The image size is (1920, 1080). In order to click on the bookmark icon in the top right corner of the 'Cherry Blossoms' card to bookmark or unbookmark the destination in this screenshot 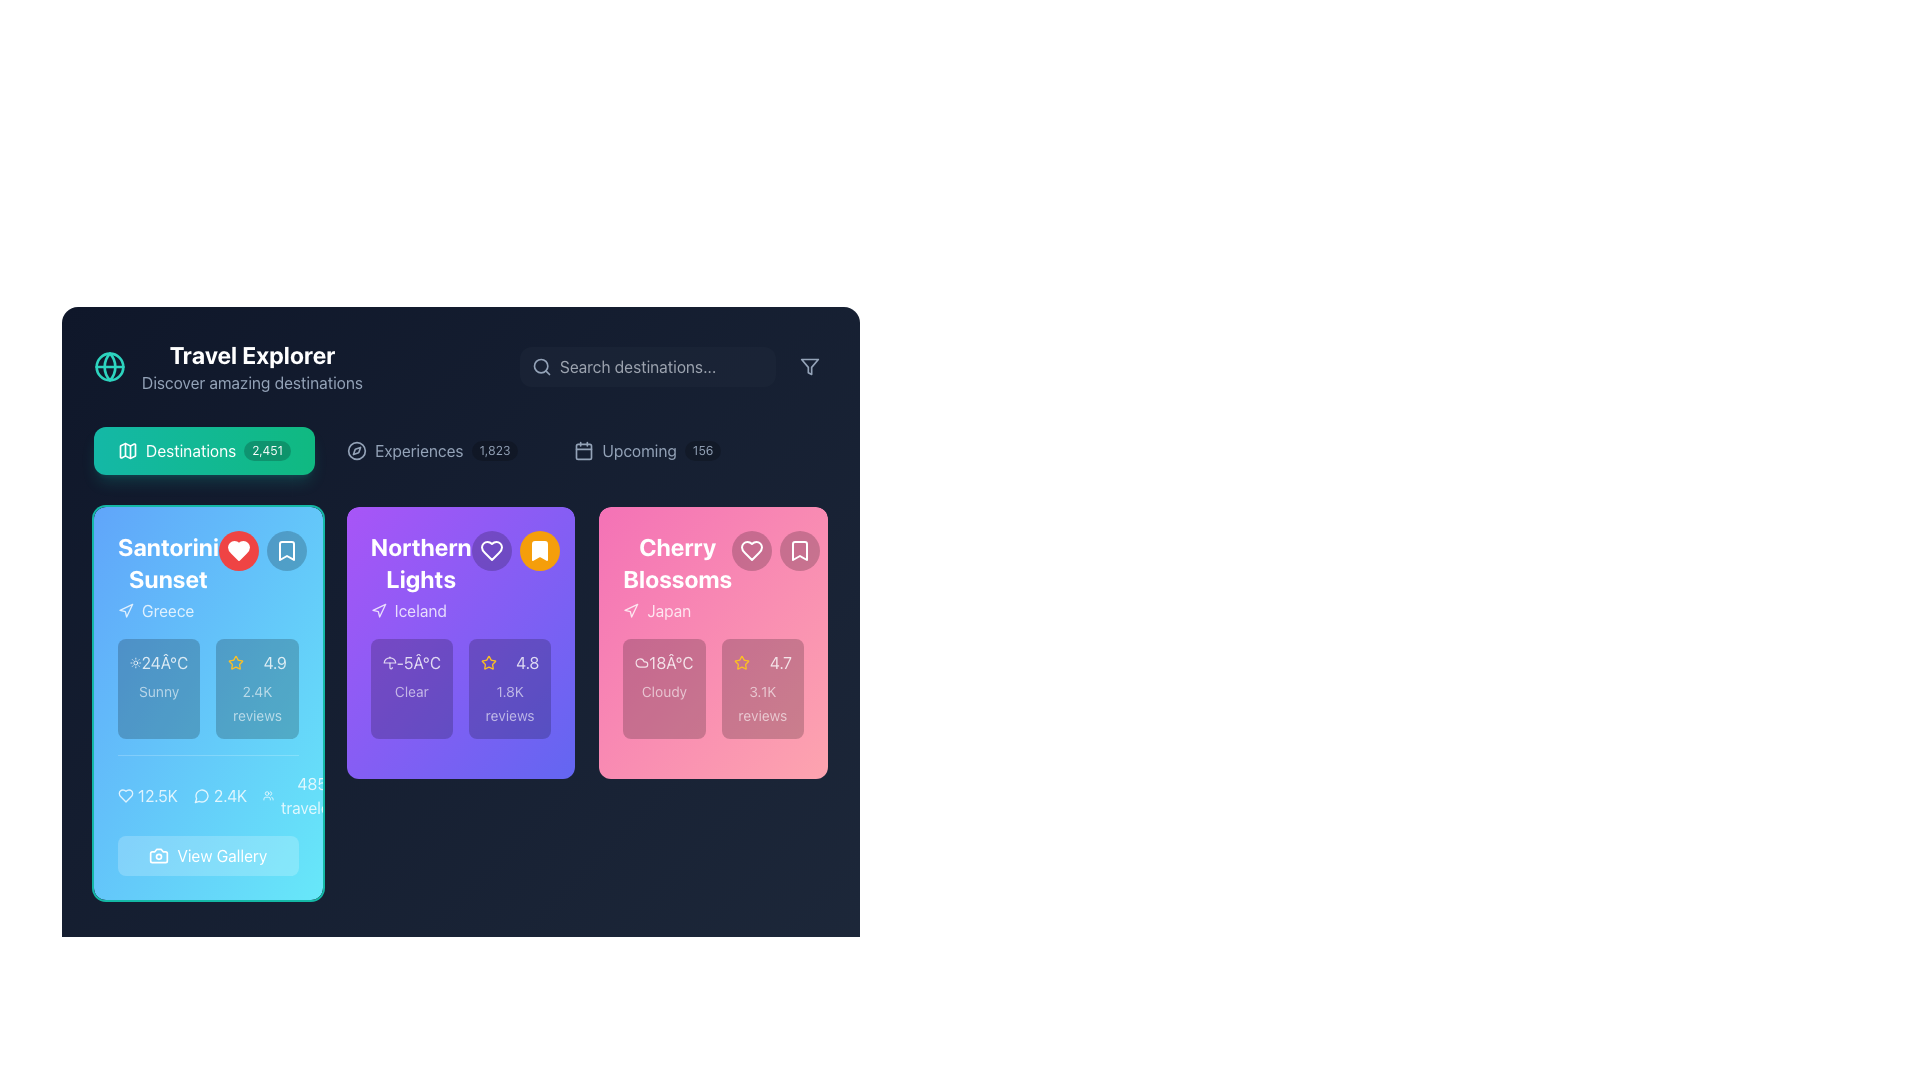, I will do `click(800, 551)`.